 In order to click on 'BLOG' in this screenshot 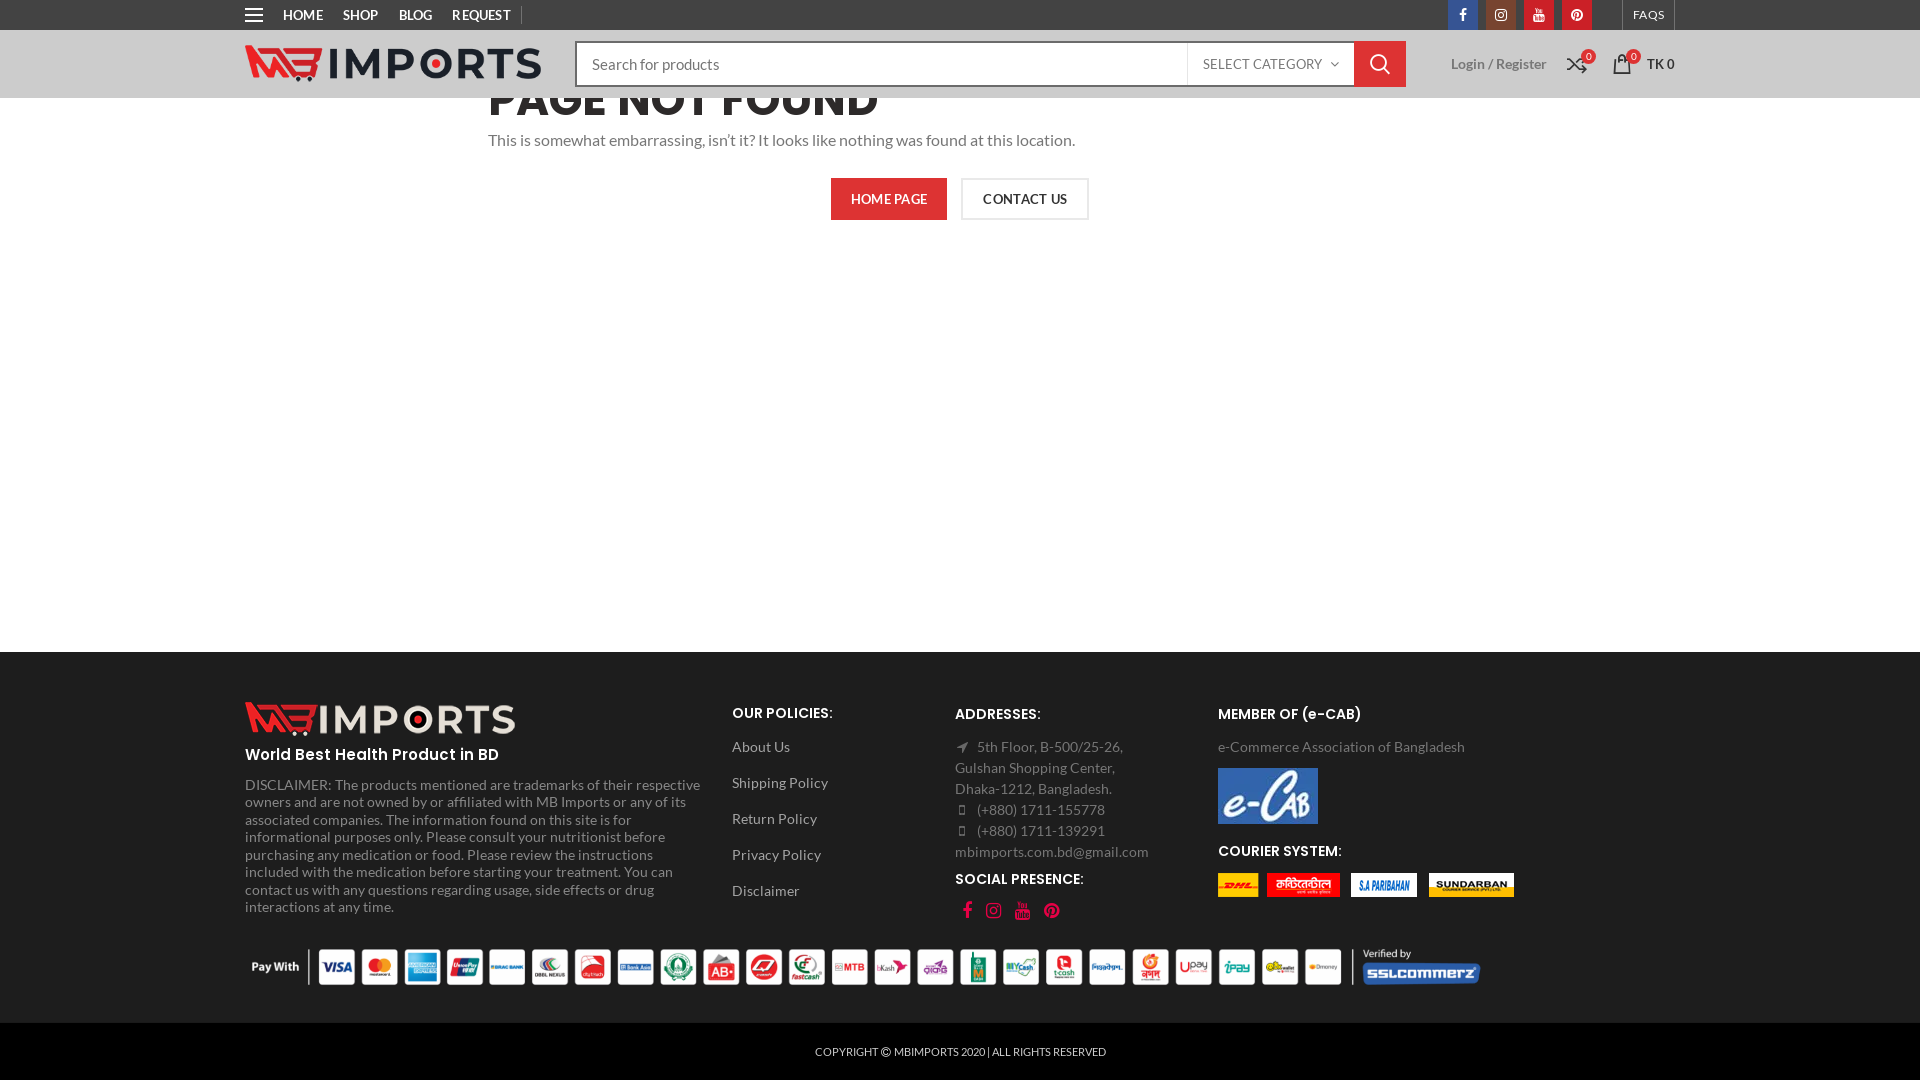, I will do `click(388, 15)`.